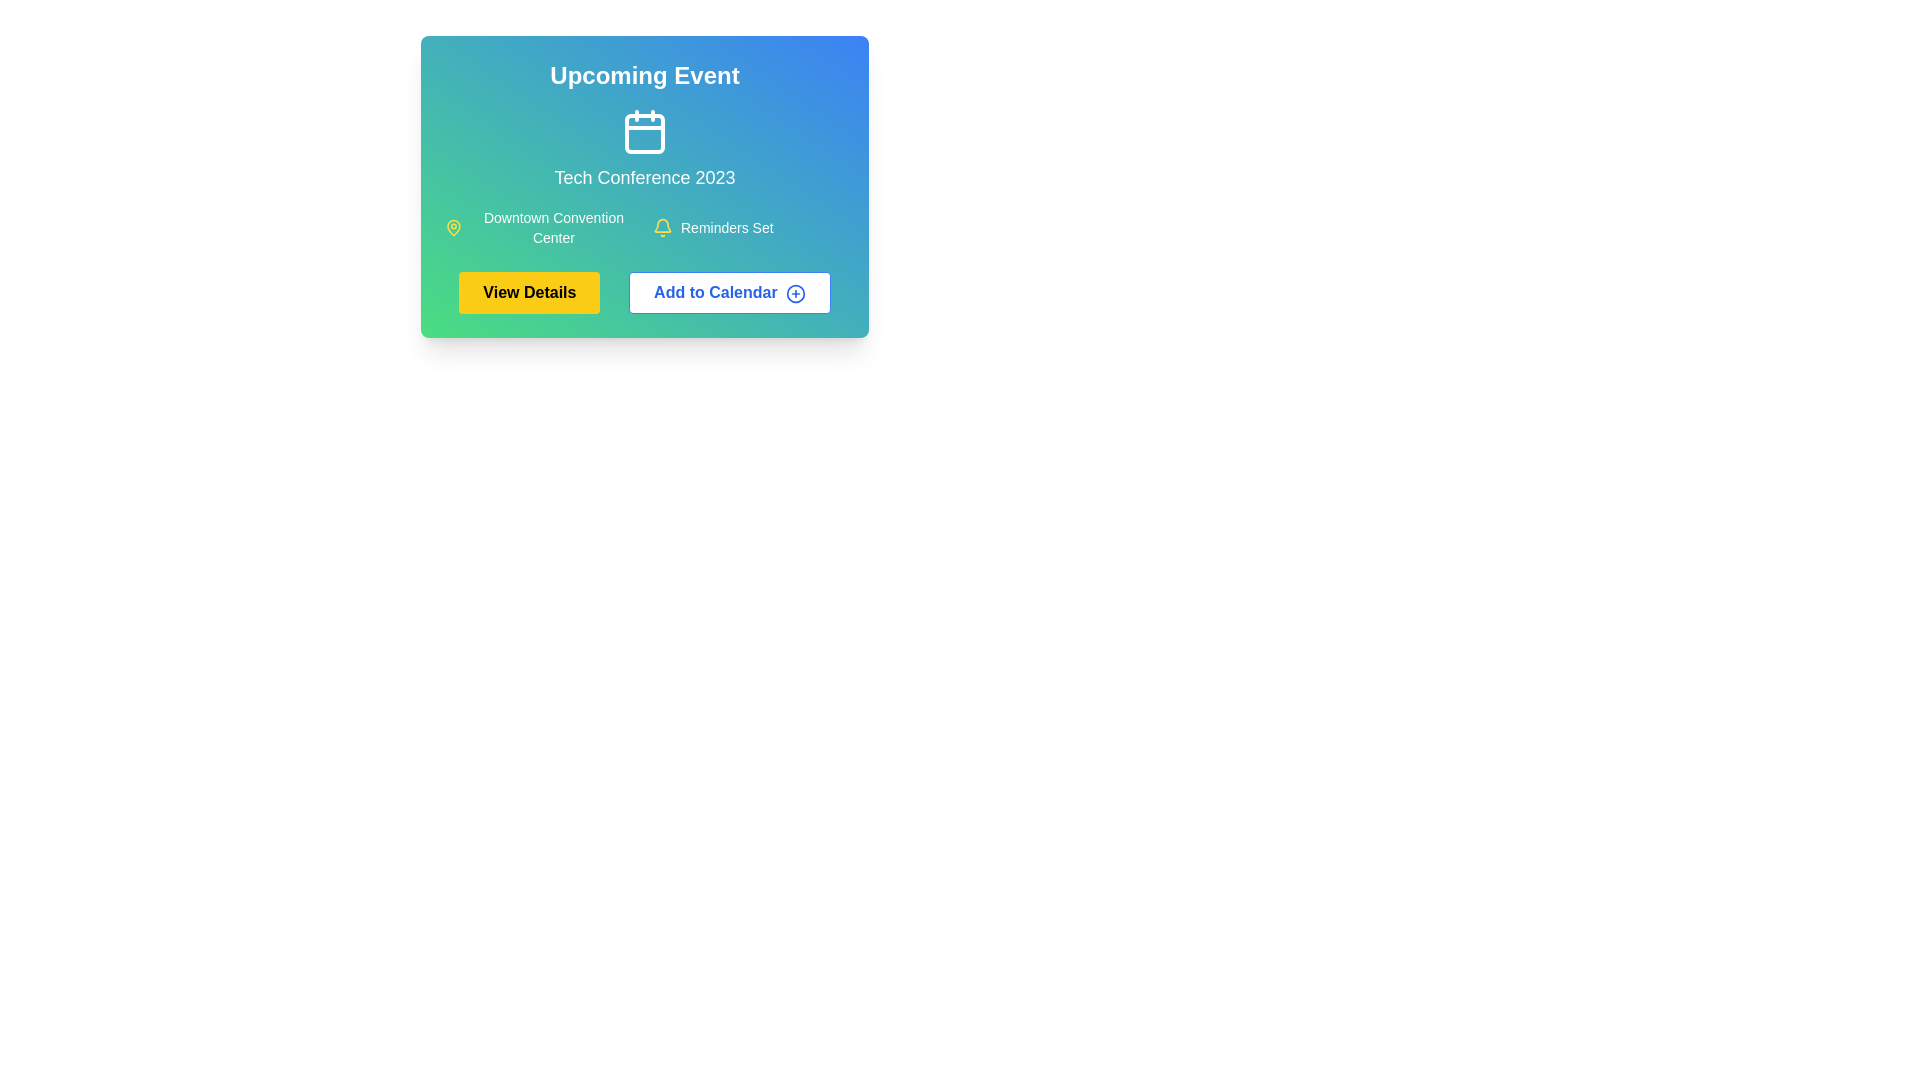 The width and height of the screenshot is (1920, 1080). Describe the element at coordinates (644, 75) in the screenshot. I see `the text label styled as a title with the content 'Upcoming Event', which is centered at the top of the gradient background box transitioning from green to blue` at that location.